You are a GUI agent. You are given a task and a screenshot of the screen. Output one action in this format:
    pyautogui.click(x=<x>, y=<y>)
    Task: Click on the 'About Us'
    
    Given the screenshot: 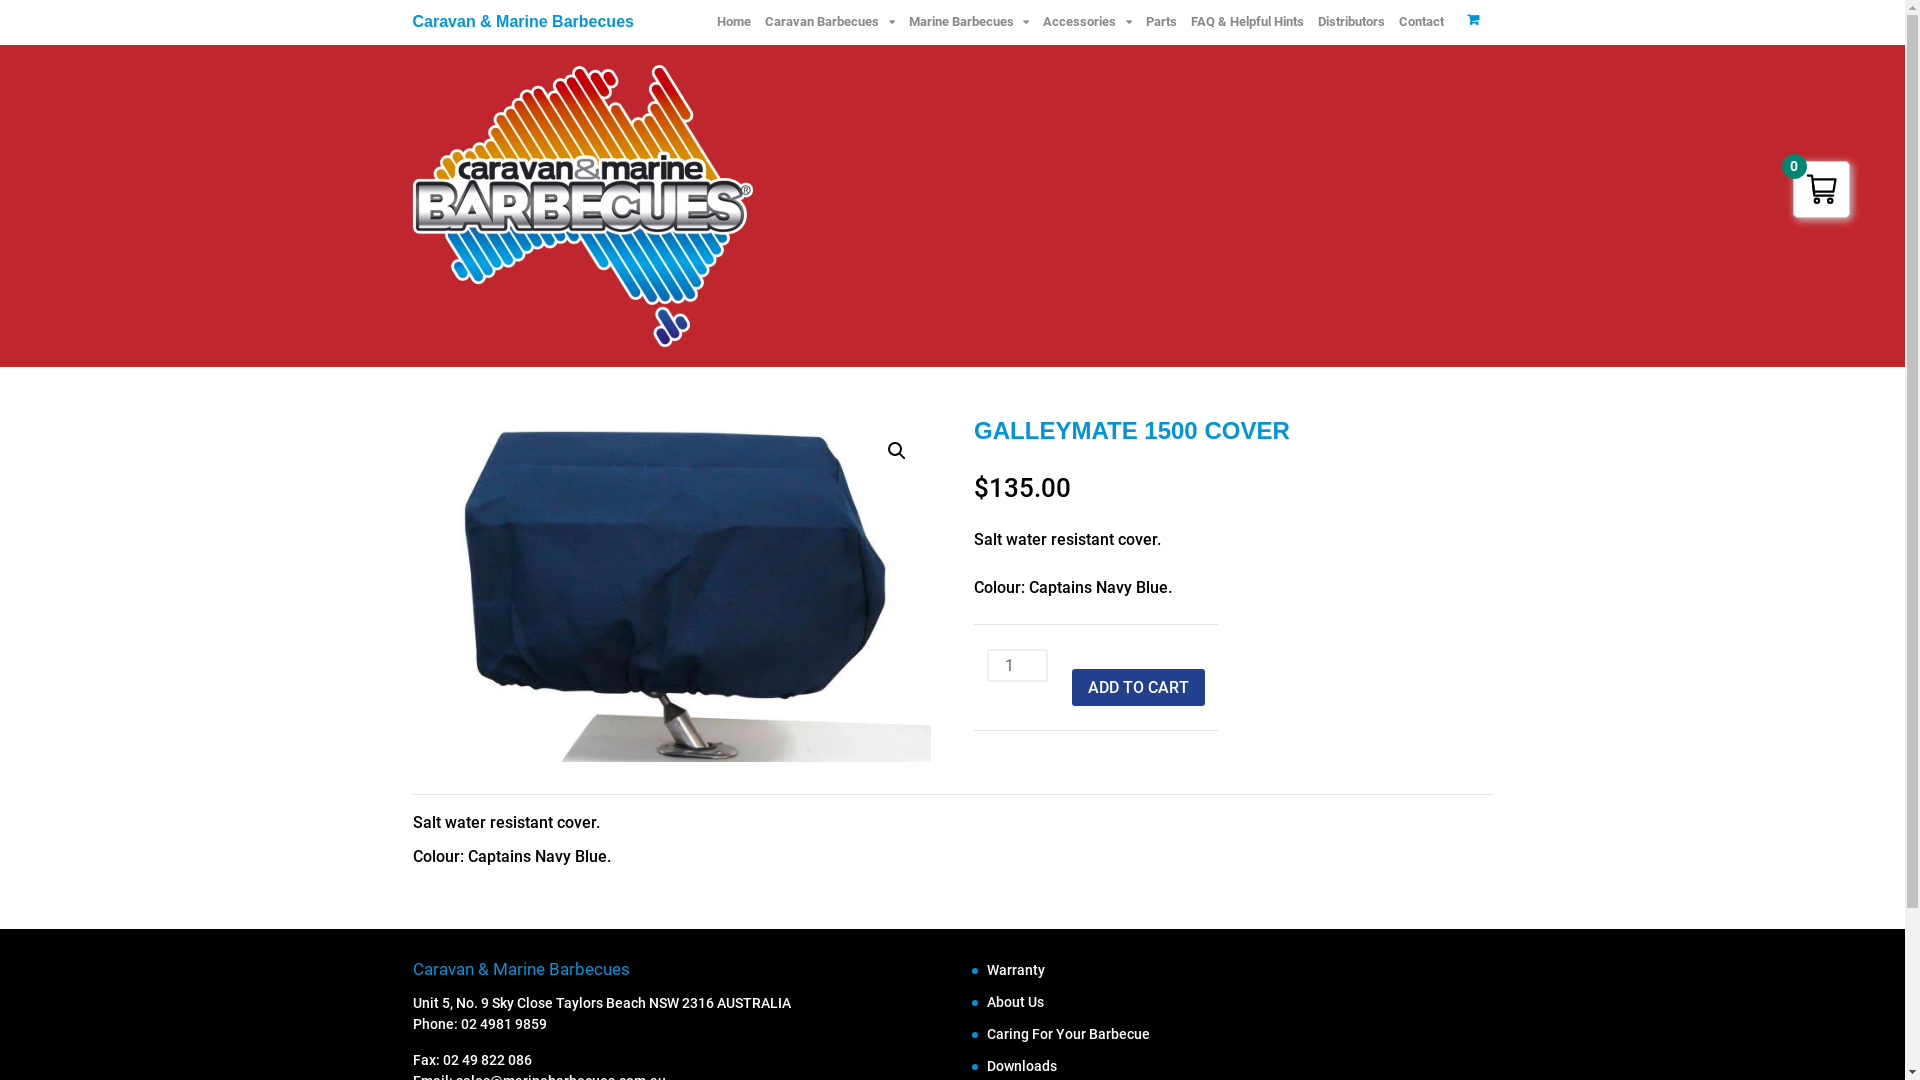 What is the action you would take?
    pyautogui.click(x=987, y=1002)
    